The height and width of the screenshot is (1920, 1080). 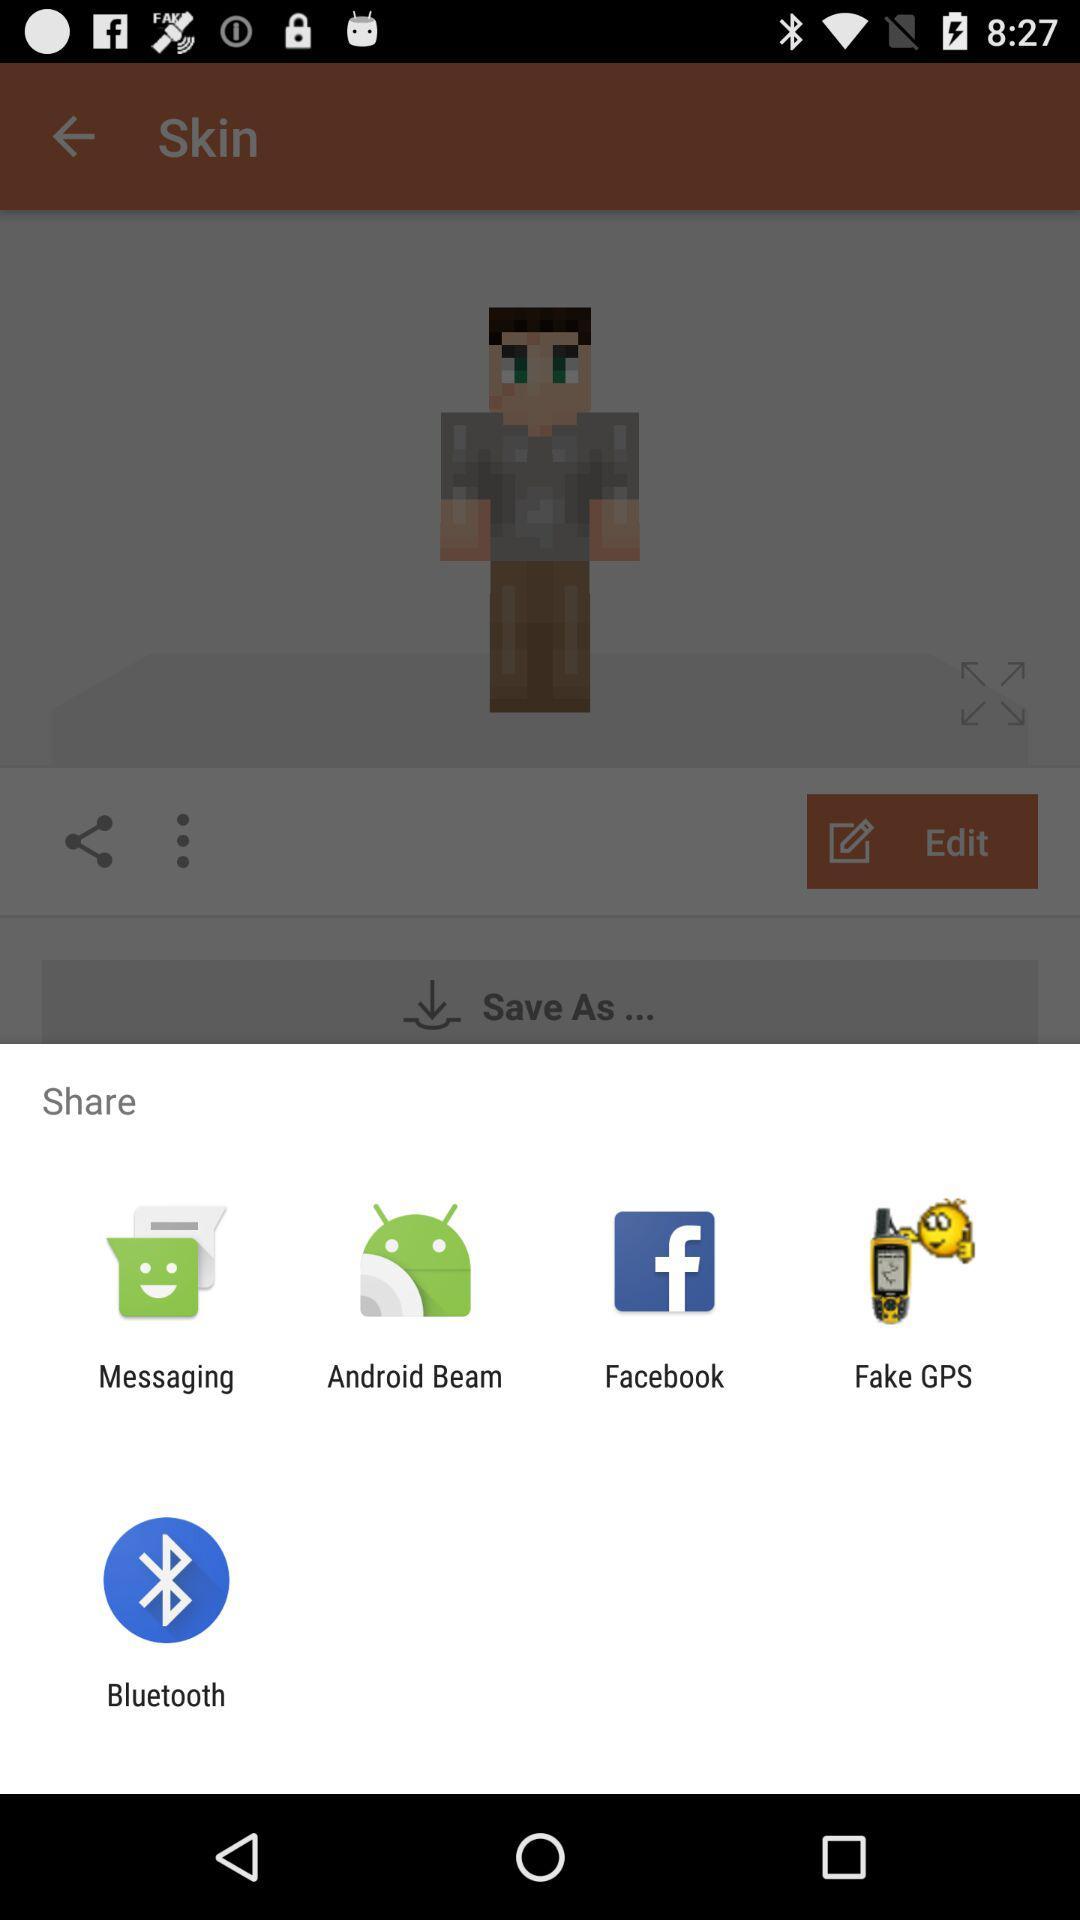 I want to click on the fake gps icon, so click(x=913, y=1392).